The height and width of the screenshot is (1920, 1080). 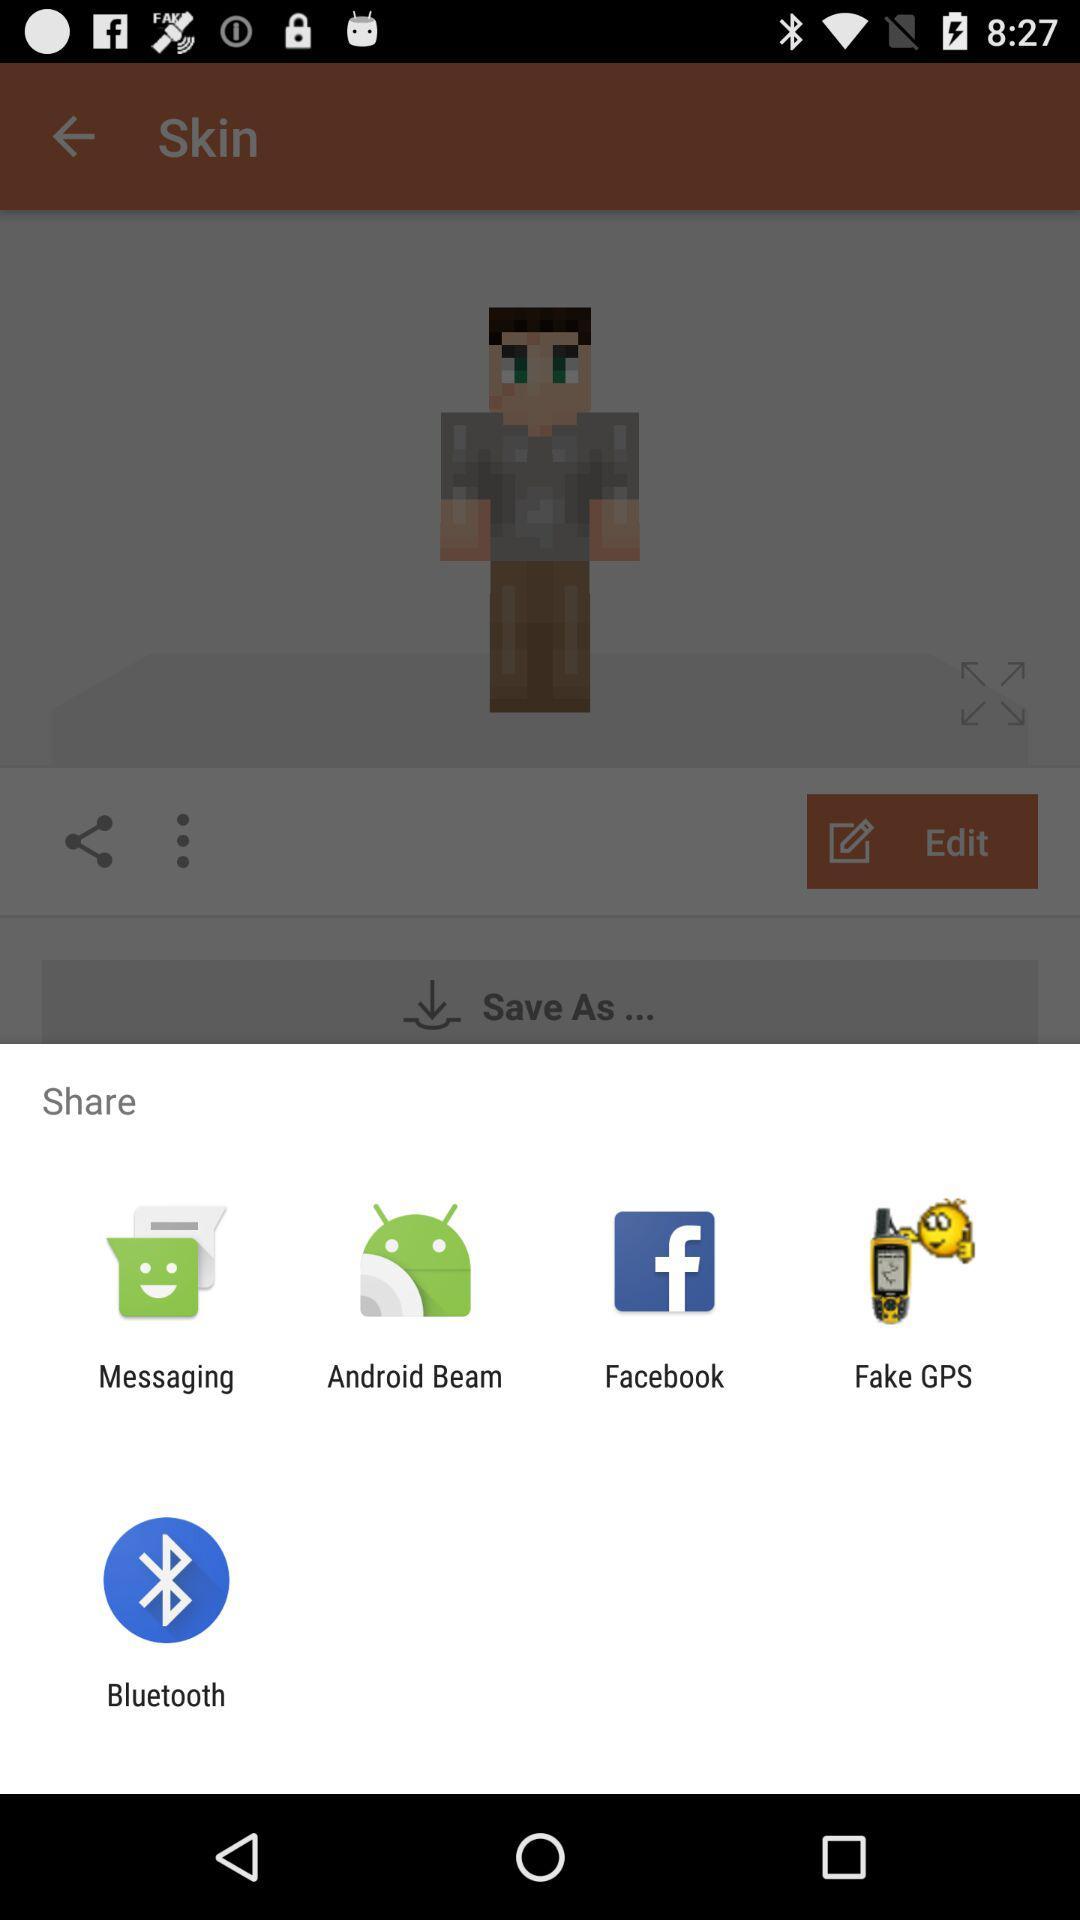 I want to click on the fake gps icon, so click(x=913, y=1392).